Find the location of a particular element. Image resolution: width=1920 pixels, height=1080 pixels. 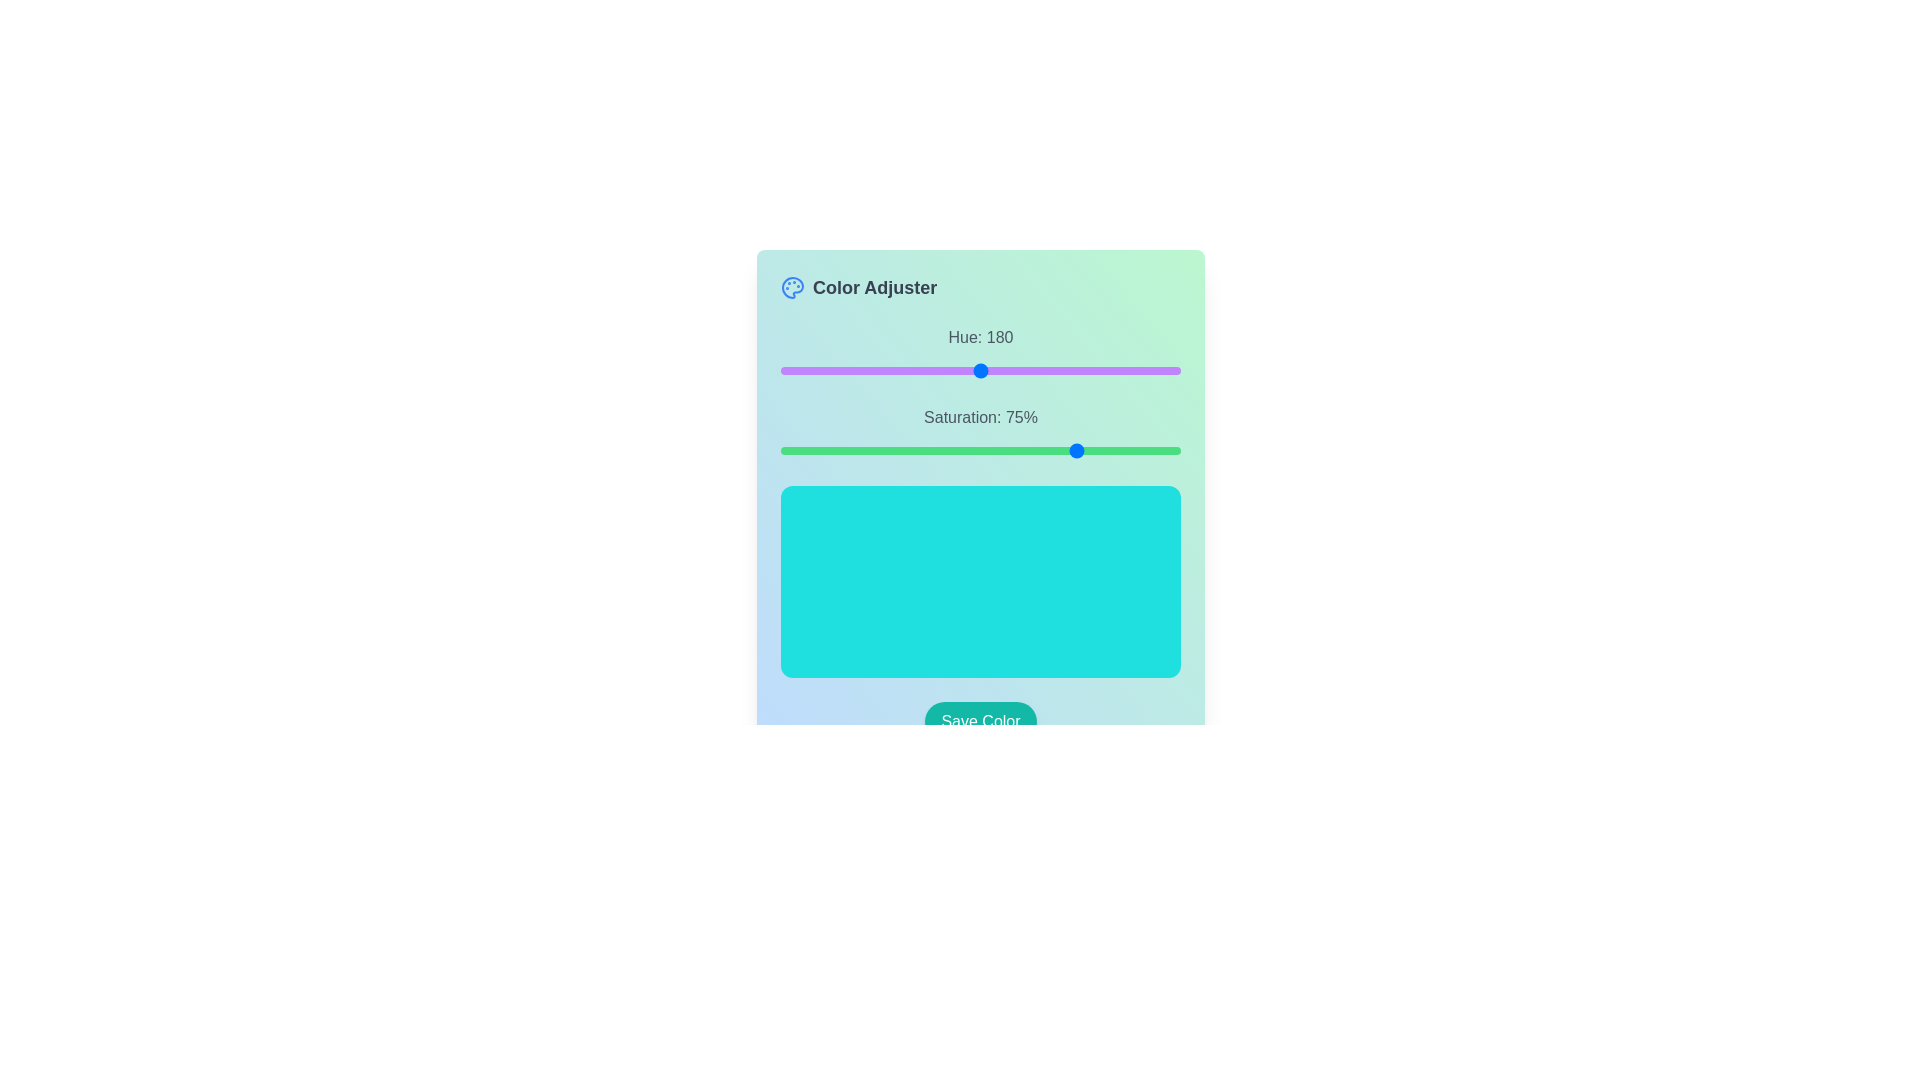

the save button located at the bottom of the 'Color Adjuster' card layout is located at coordinates (980, 721).